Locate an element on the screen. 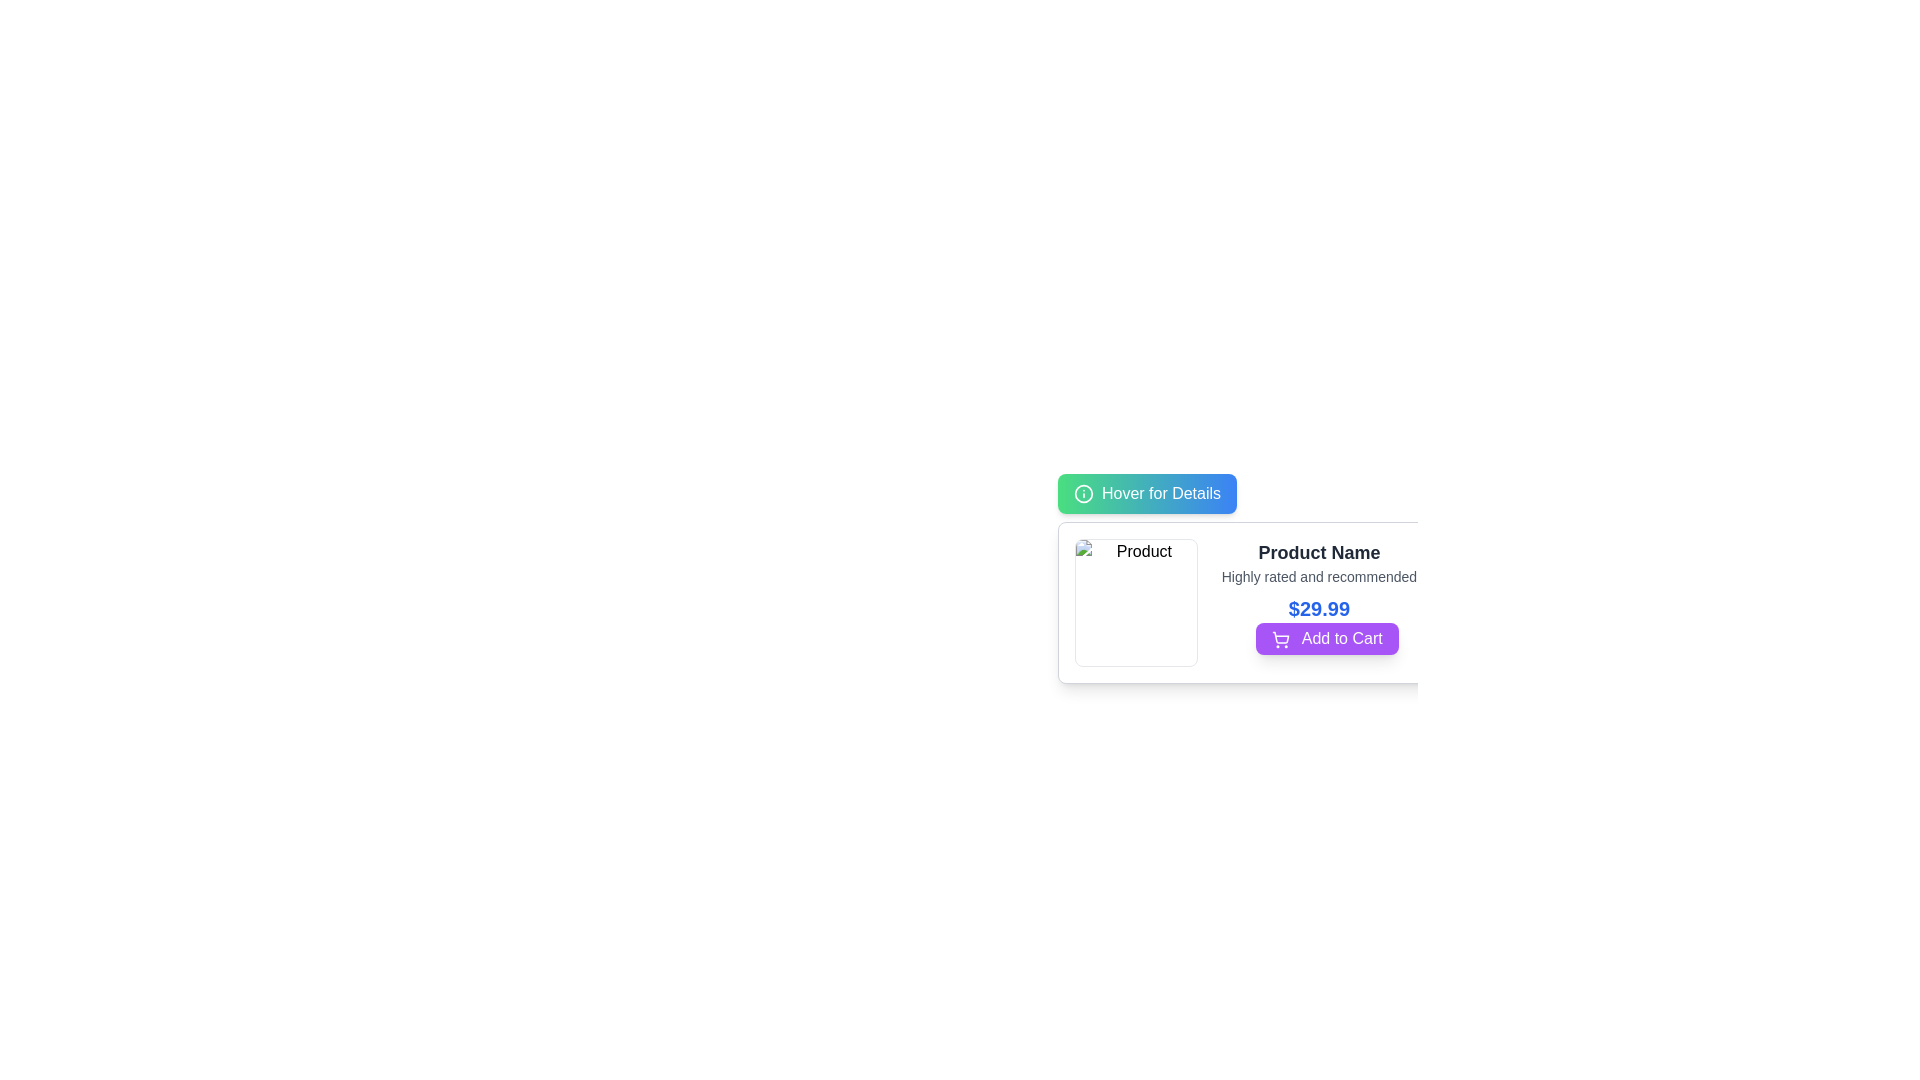 This screenshot has width=1920, height=1080. the button located at the lower portion of the product card, adjacent to the price text ('$29.99') is located at coordinates (1327, 639).